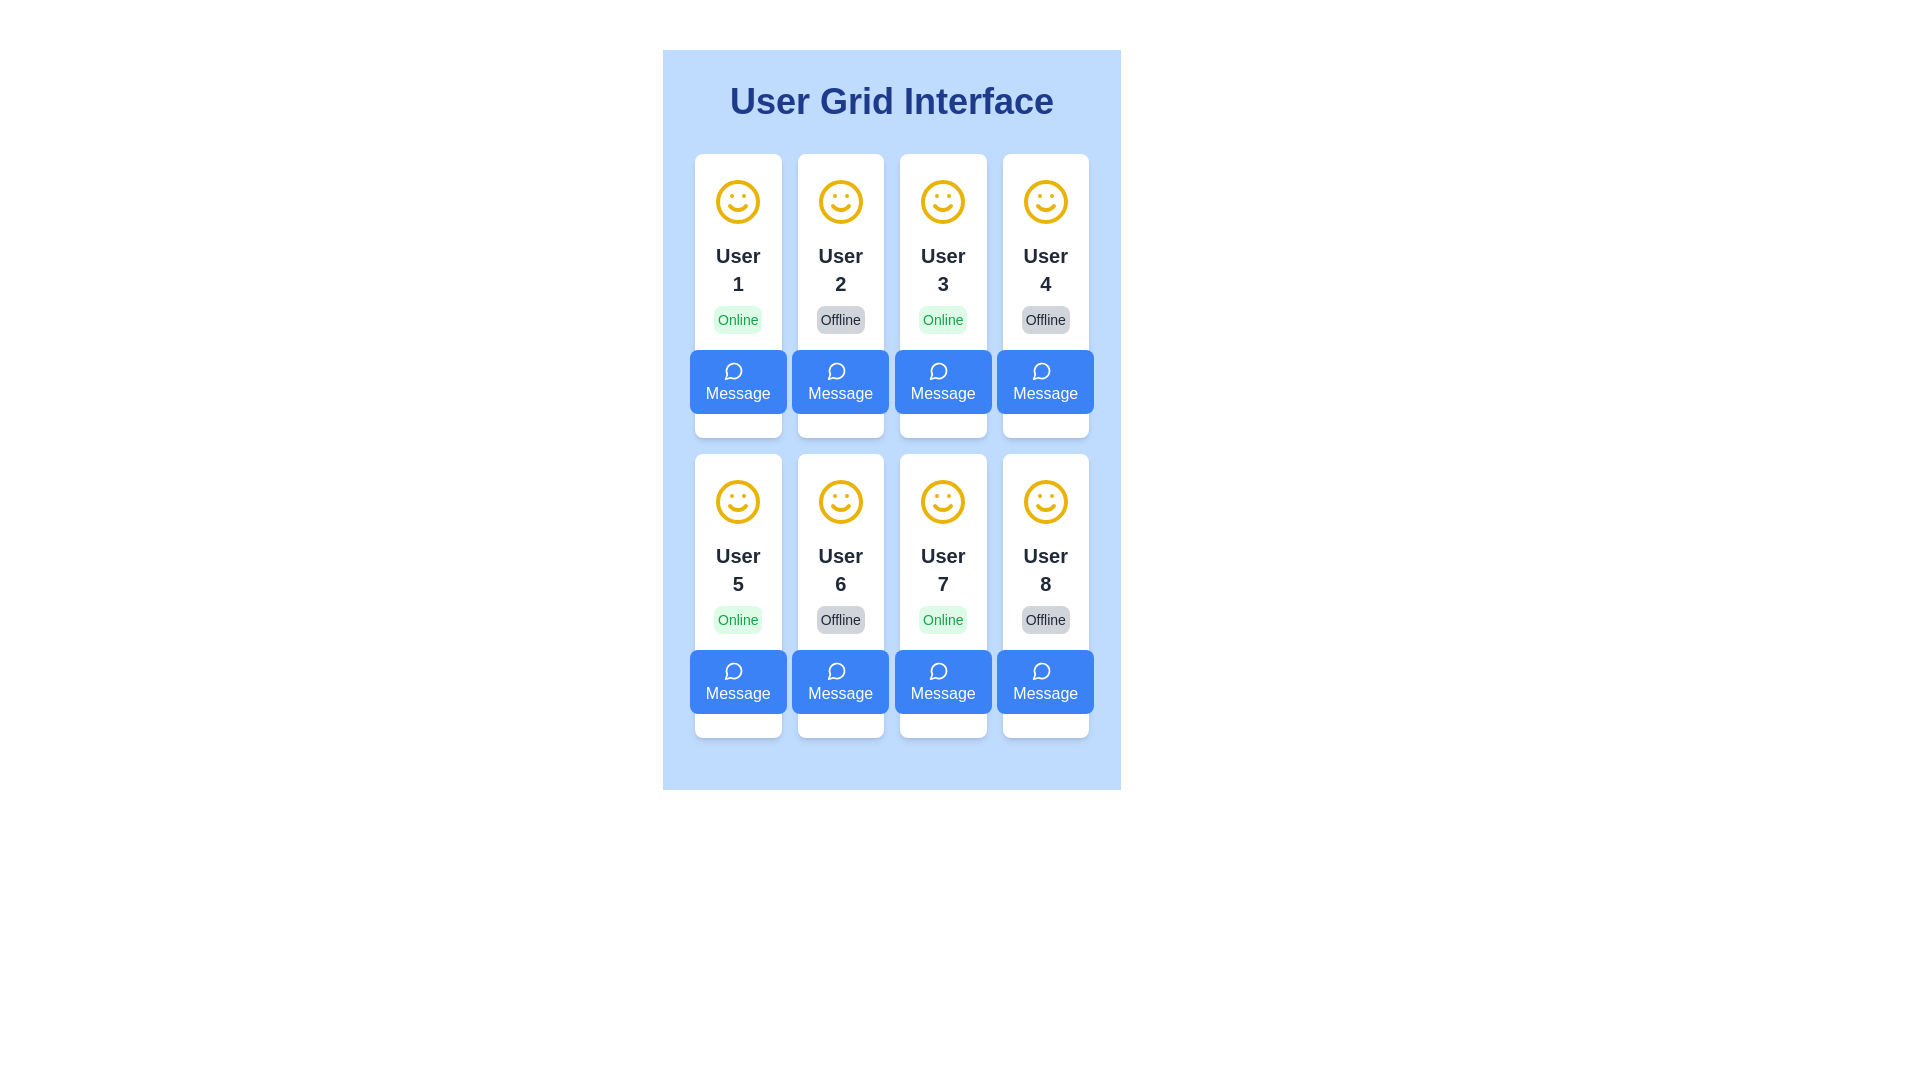 The width and height of the screenshot is (1920, 1080). What do you see at coordinates (1044, 500) in the screenshot?
I see `the yellow circular smiley face icon located at the top of the user card for User 8` at bounding box center [1044, 500].